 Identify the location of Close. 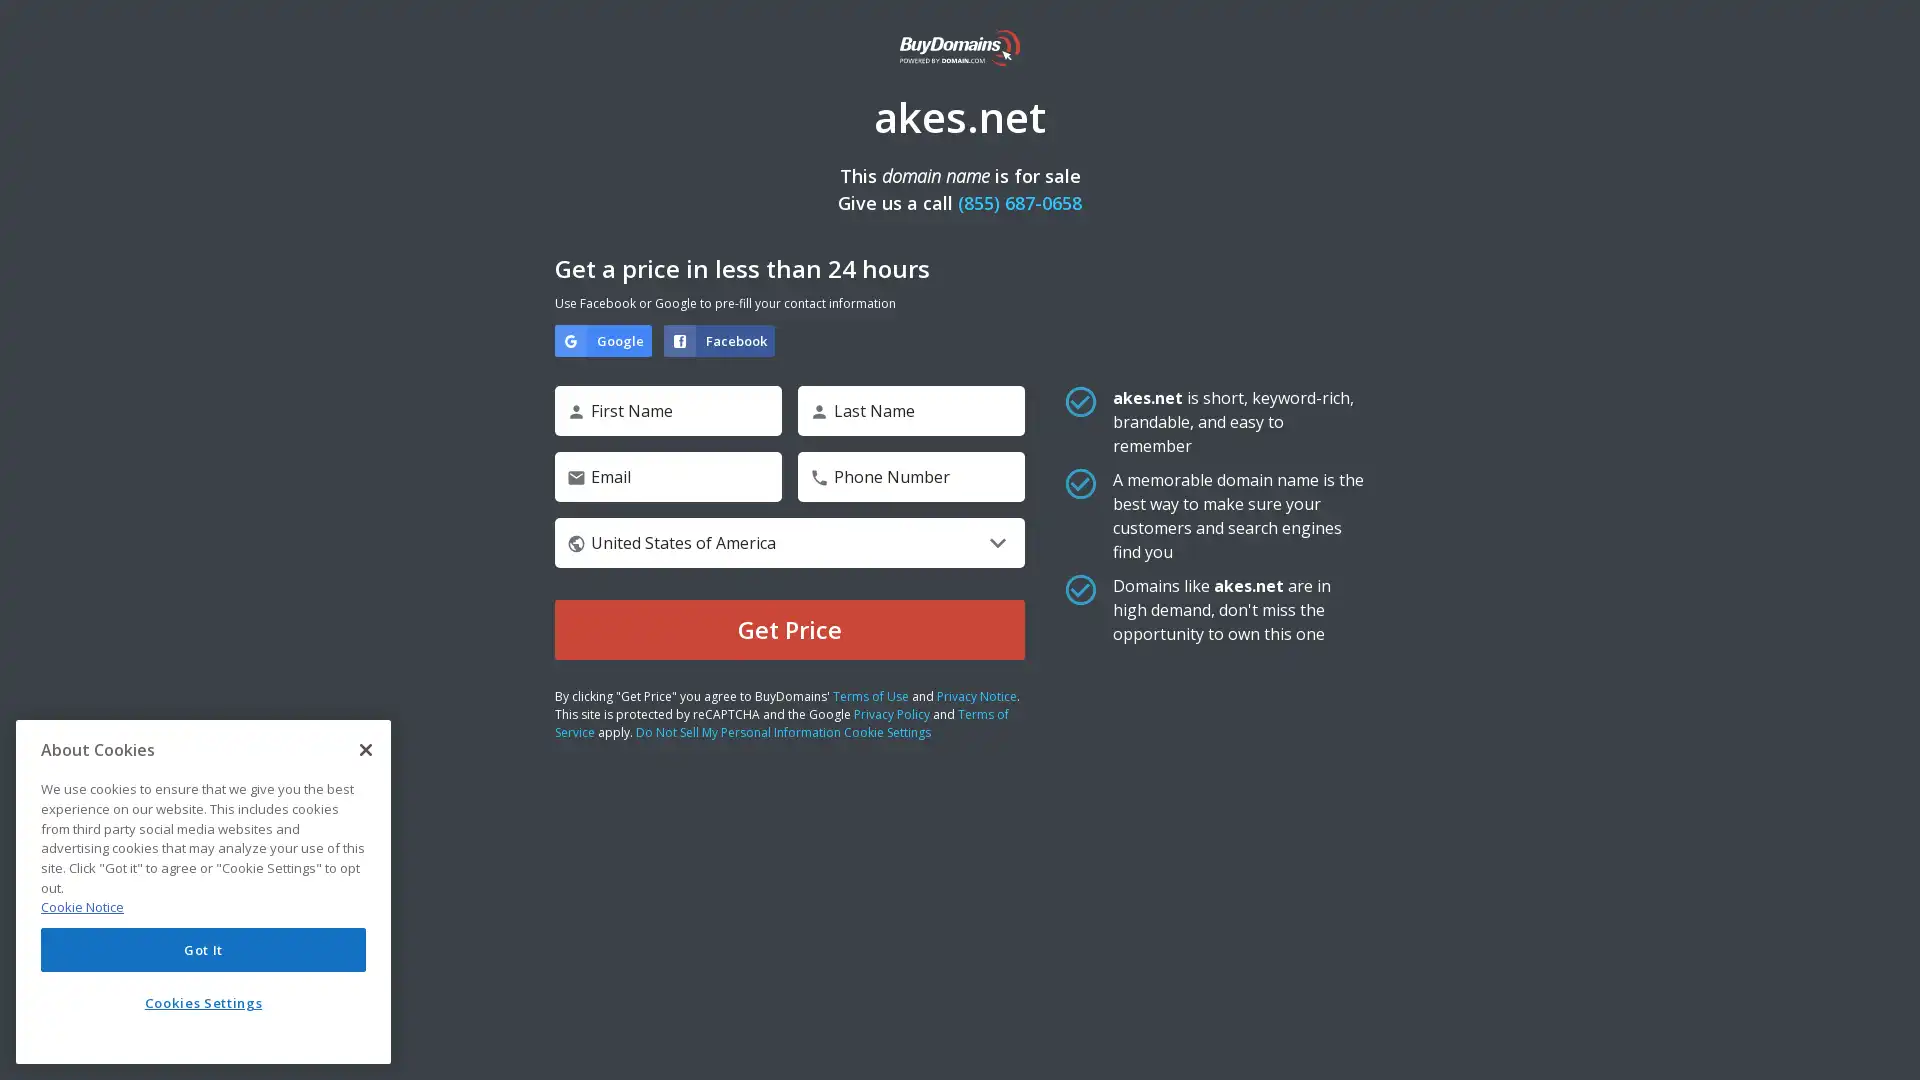
(365, 749).